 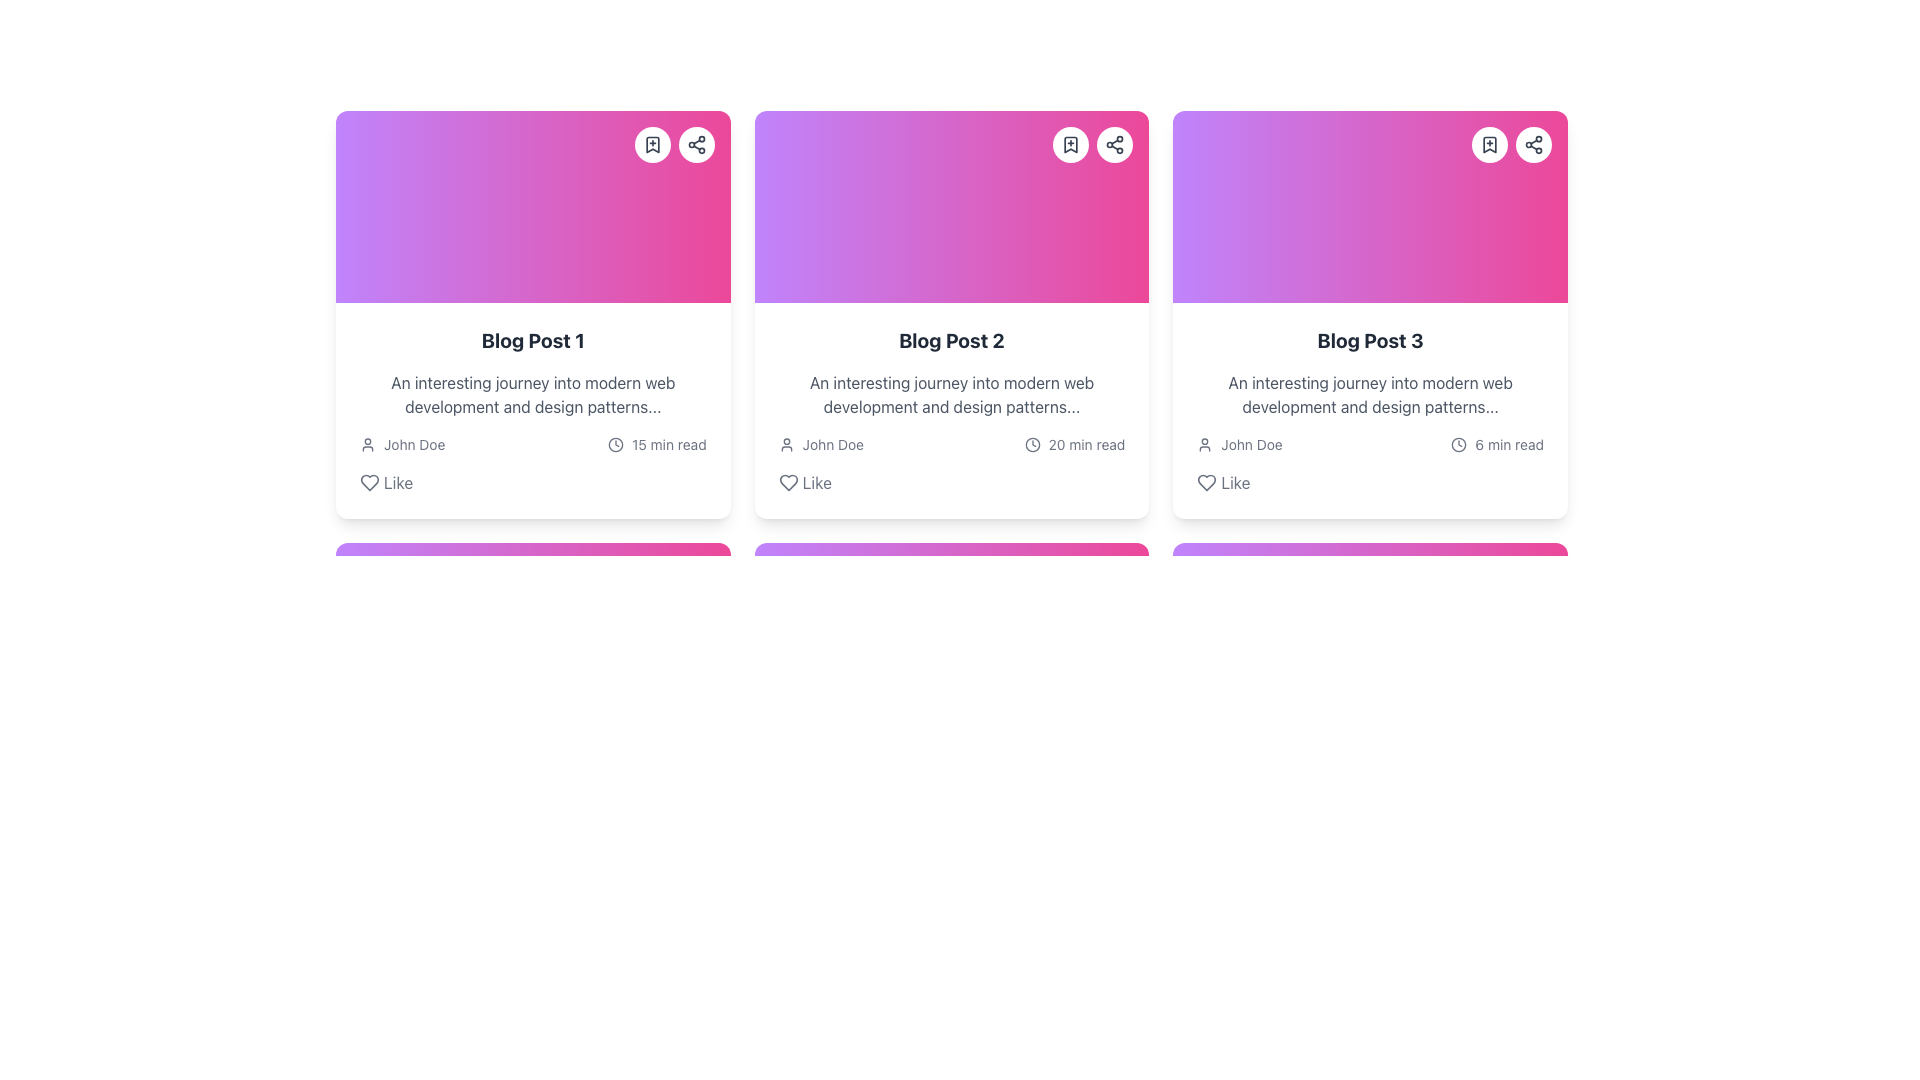 I want to click on text block displaying a concise description or teaser for the blog post content located within the card titled 'Blog Post 1', positioned directly below the title and above the additional information about the author and reading time, so click(x=533, y=394).